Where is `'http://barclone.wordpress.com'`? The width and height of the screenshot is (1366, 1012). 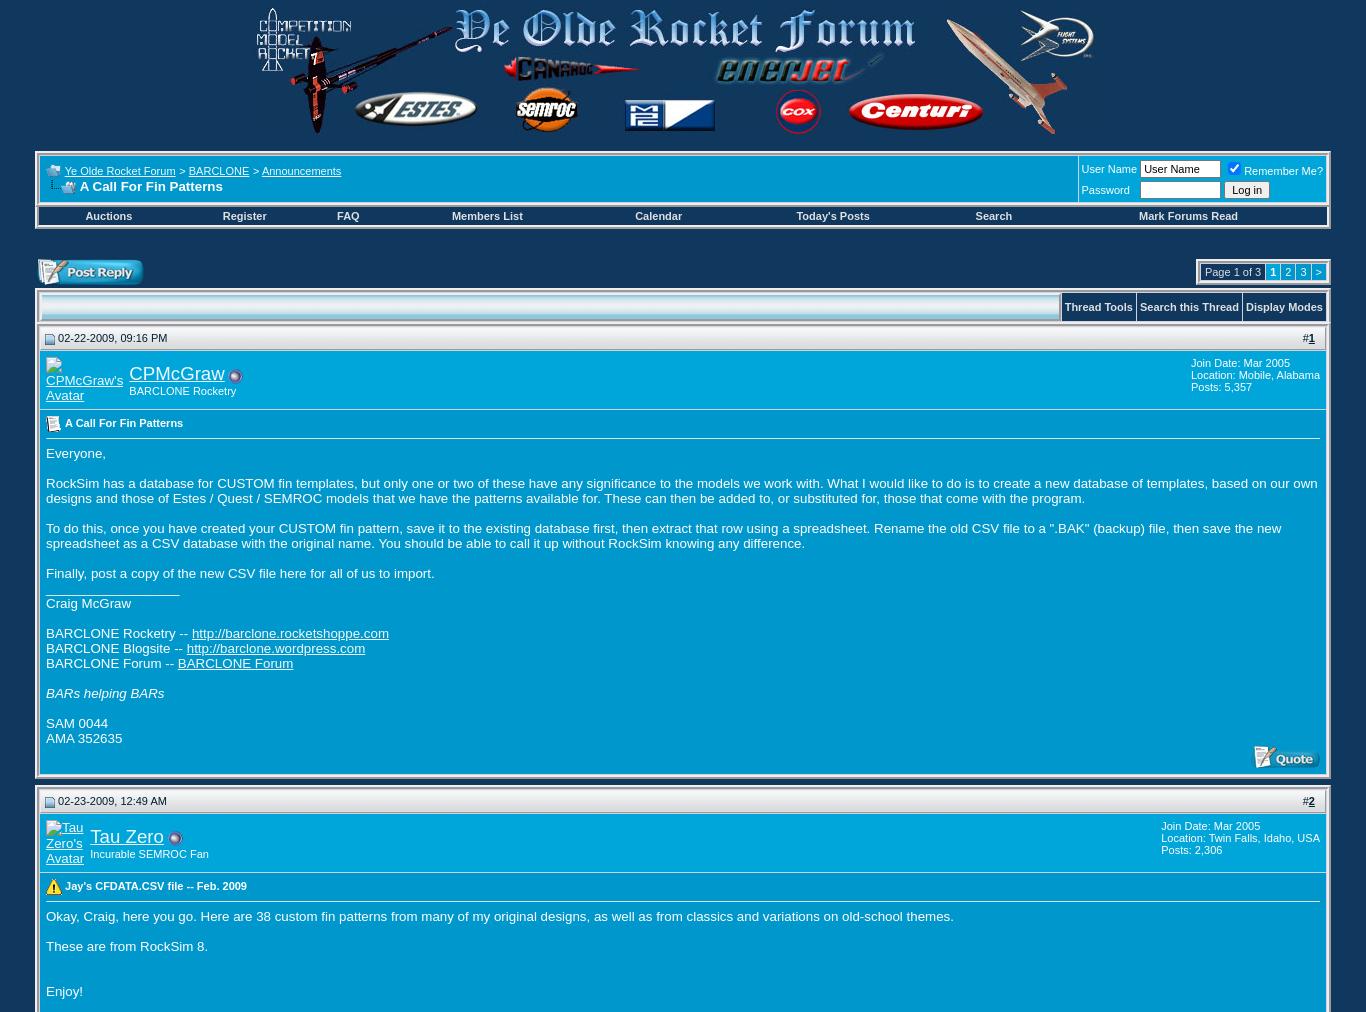
'http://barclone.wordpress.com' is located at coordinates (275, 647).